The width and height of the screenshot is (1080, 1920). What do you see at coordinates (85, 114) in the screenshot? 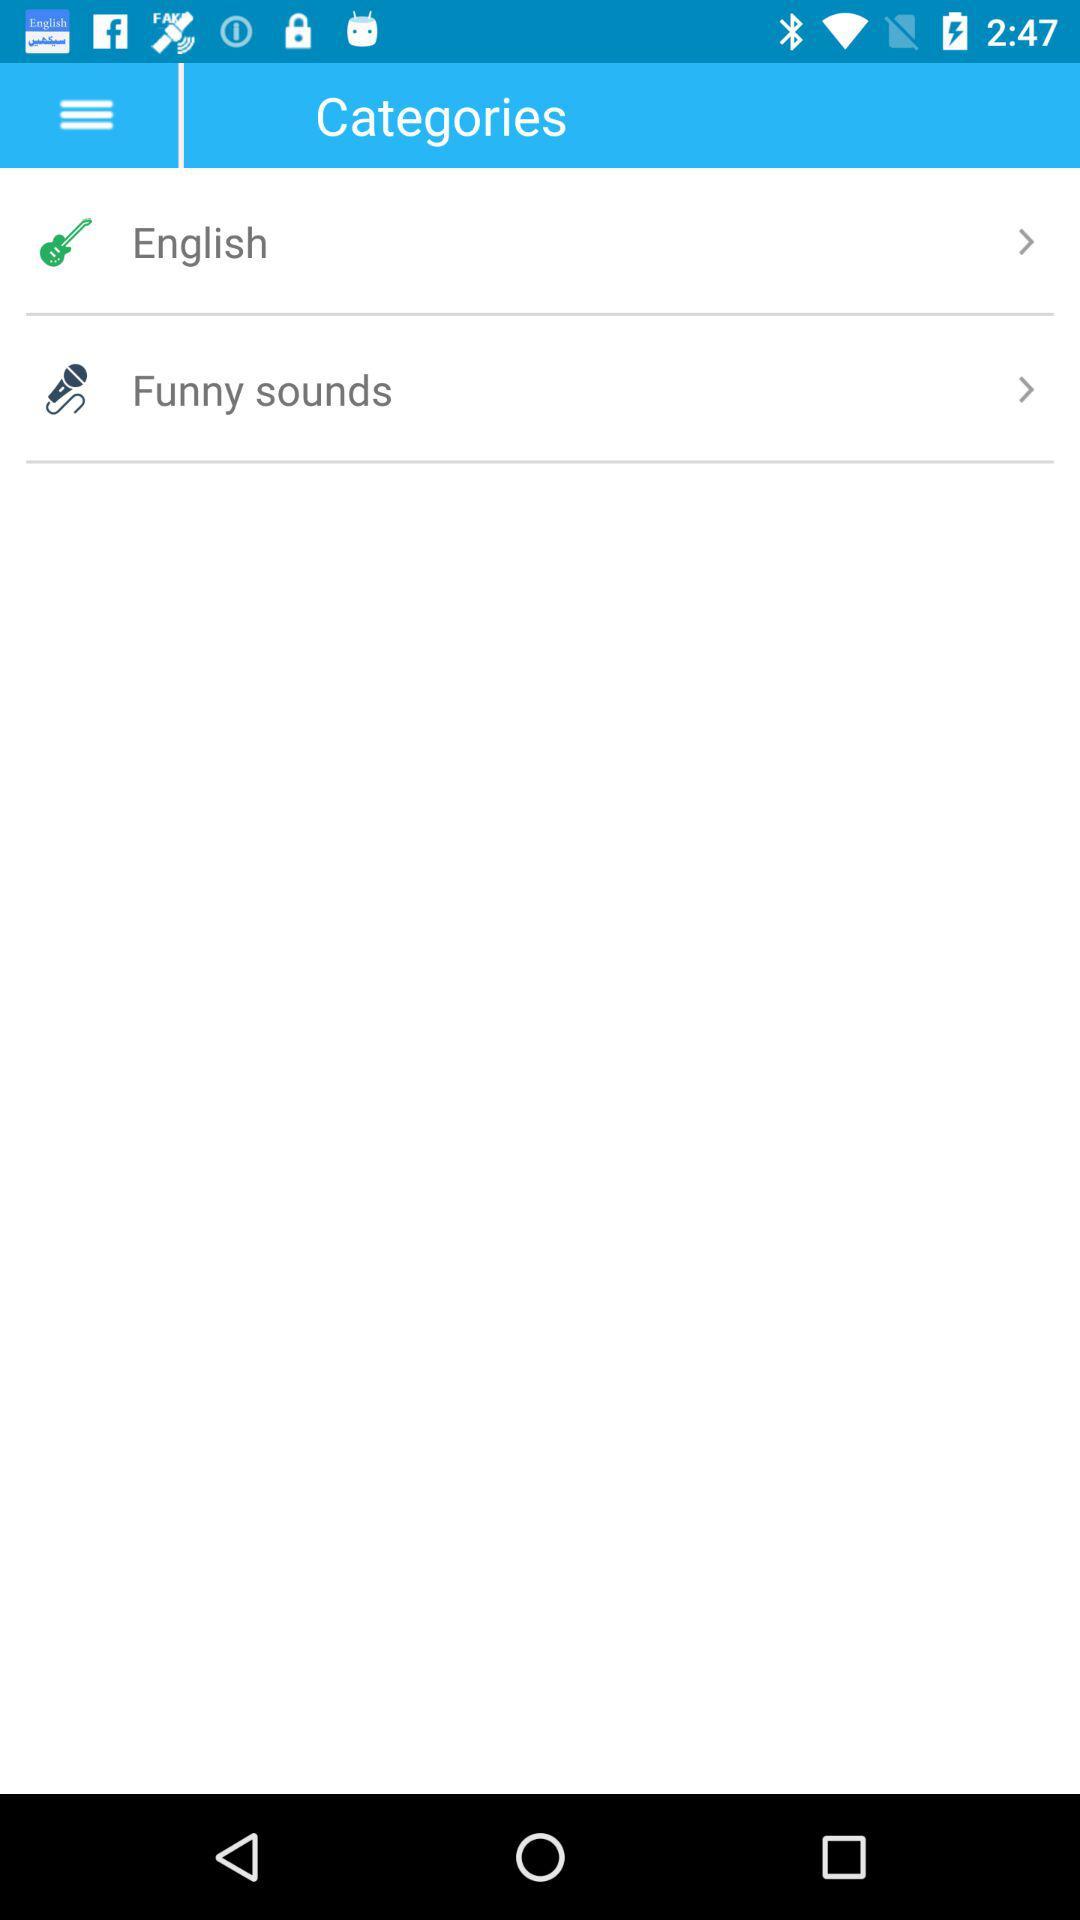
I see `the menu icon` at bounding box center [85, 114].